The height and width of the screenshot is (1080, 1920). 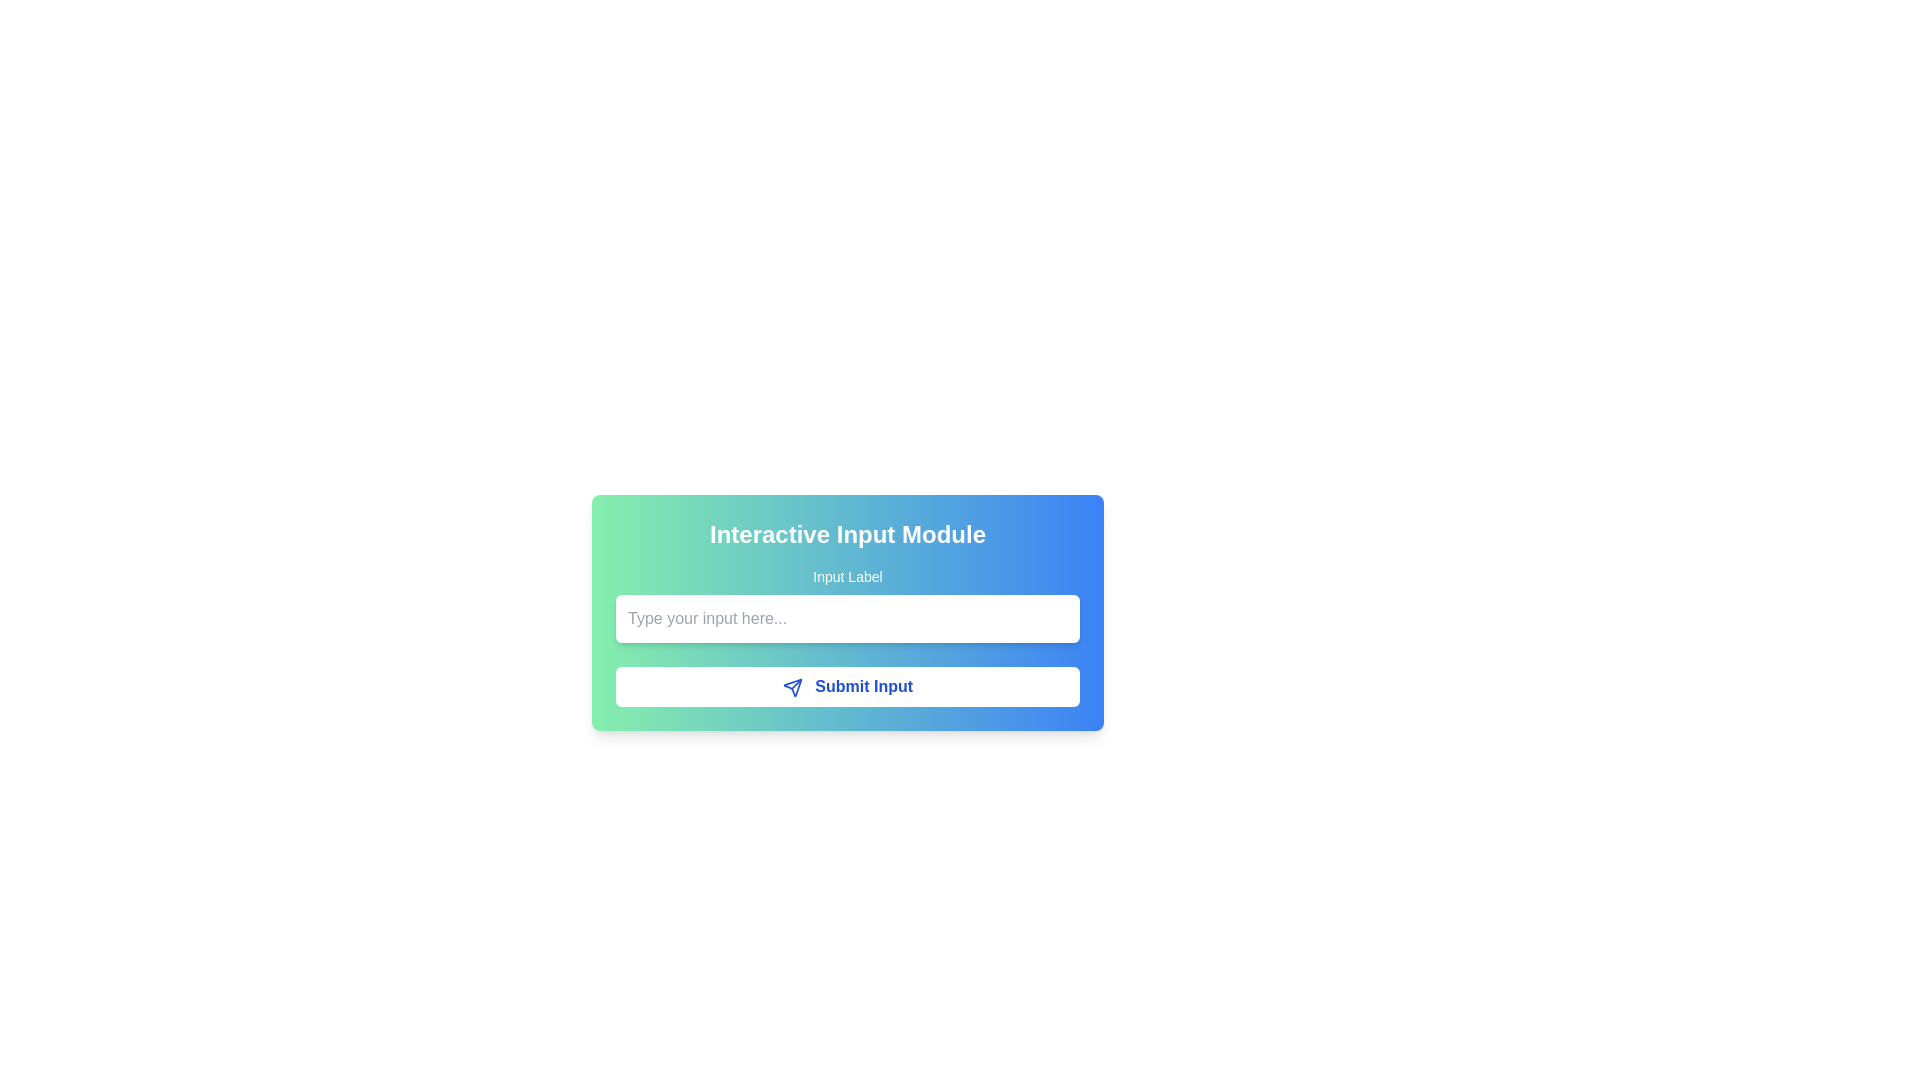 I want to click on the 'Input Label' which displays white text on a gradient green to blue background, located in the top-right section above an input field, so click(x=848, y=577).